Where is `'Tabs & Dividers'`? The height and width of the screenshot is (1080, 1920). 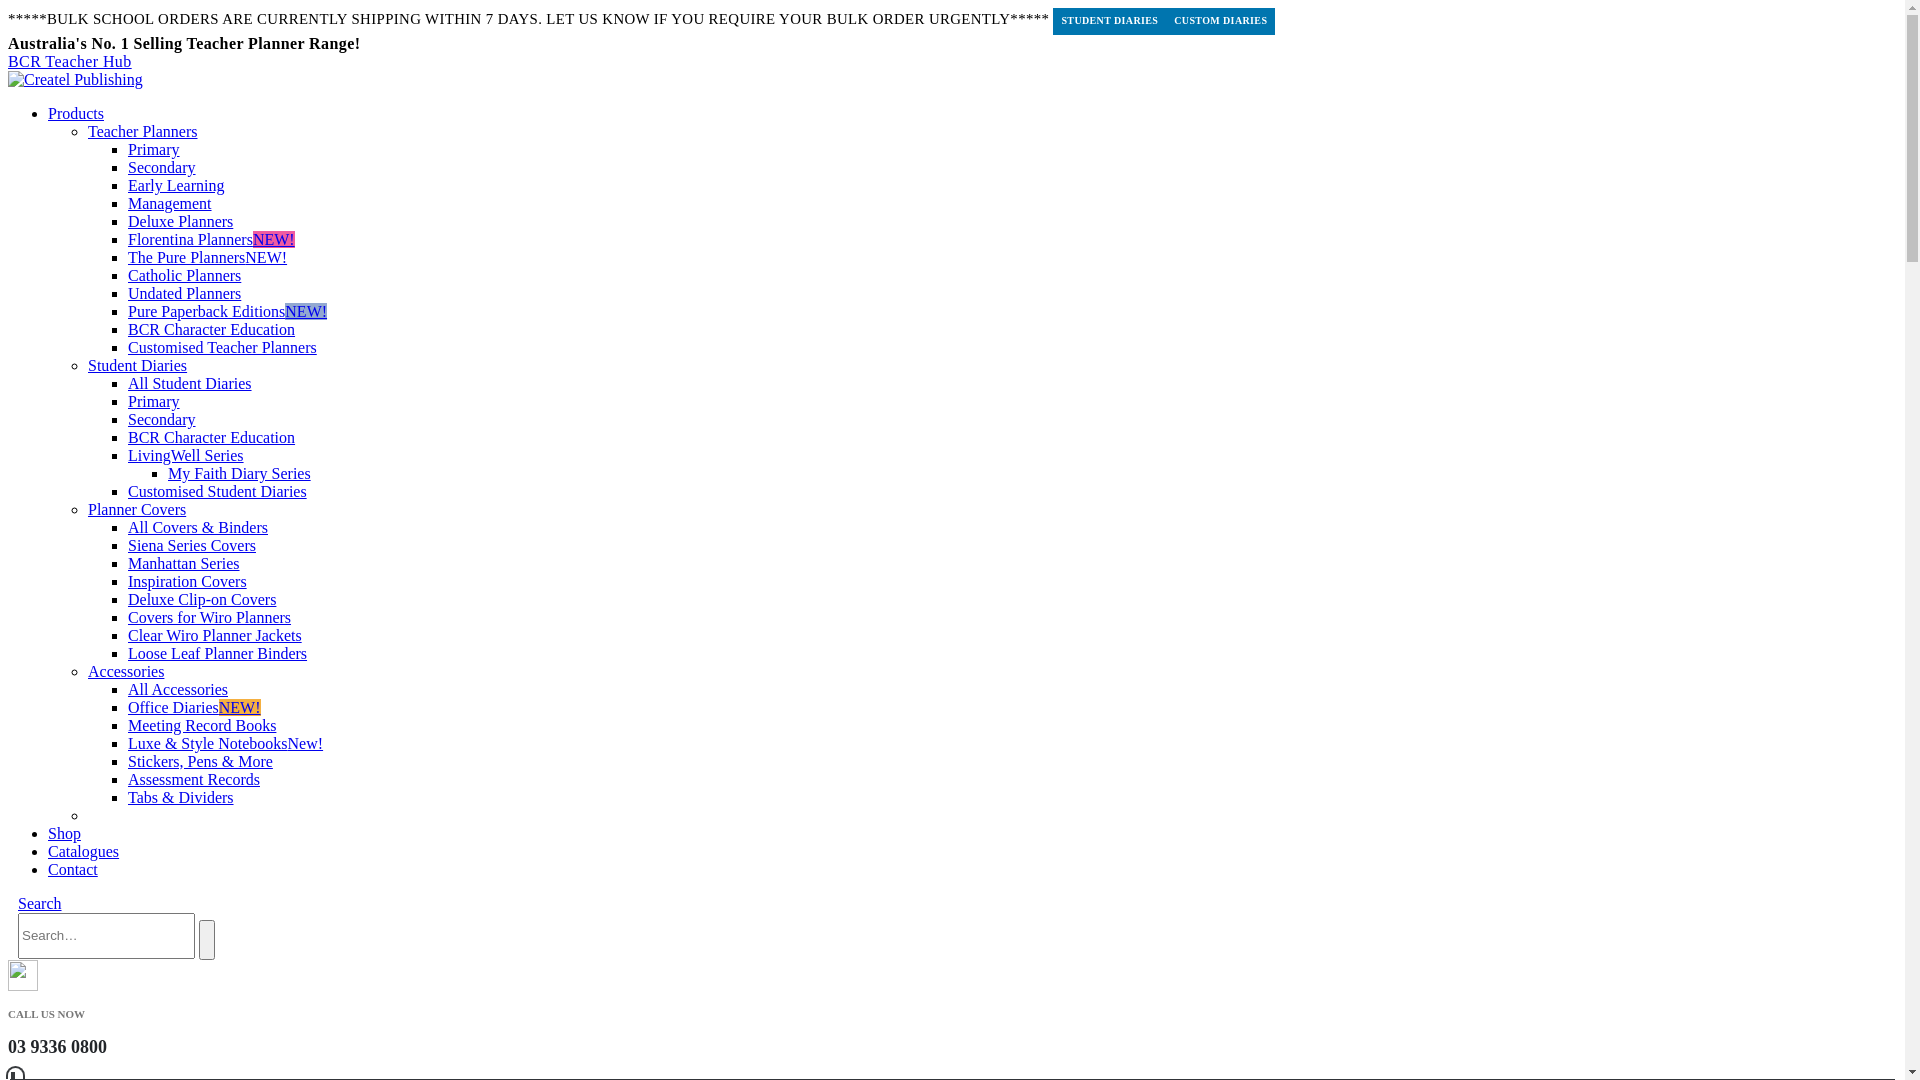
'Tabs & Dividers' is located at coordinates (127, 796).